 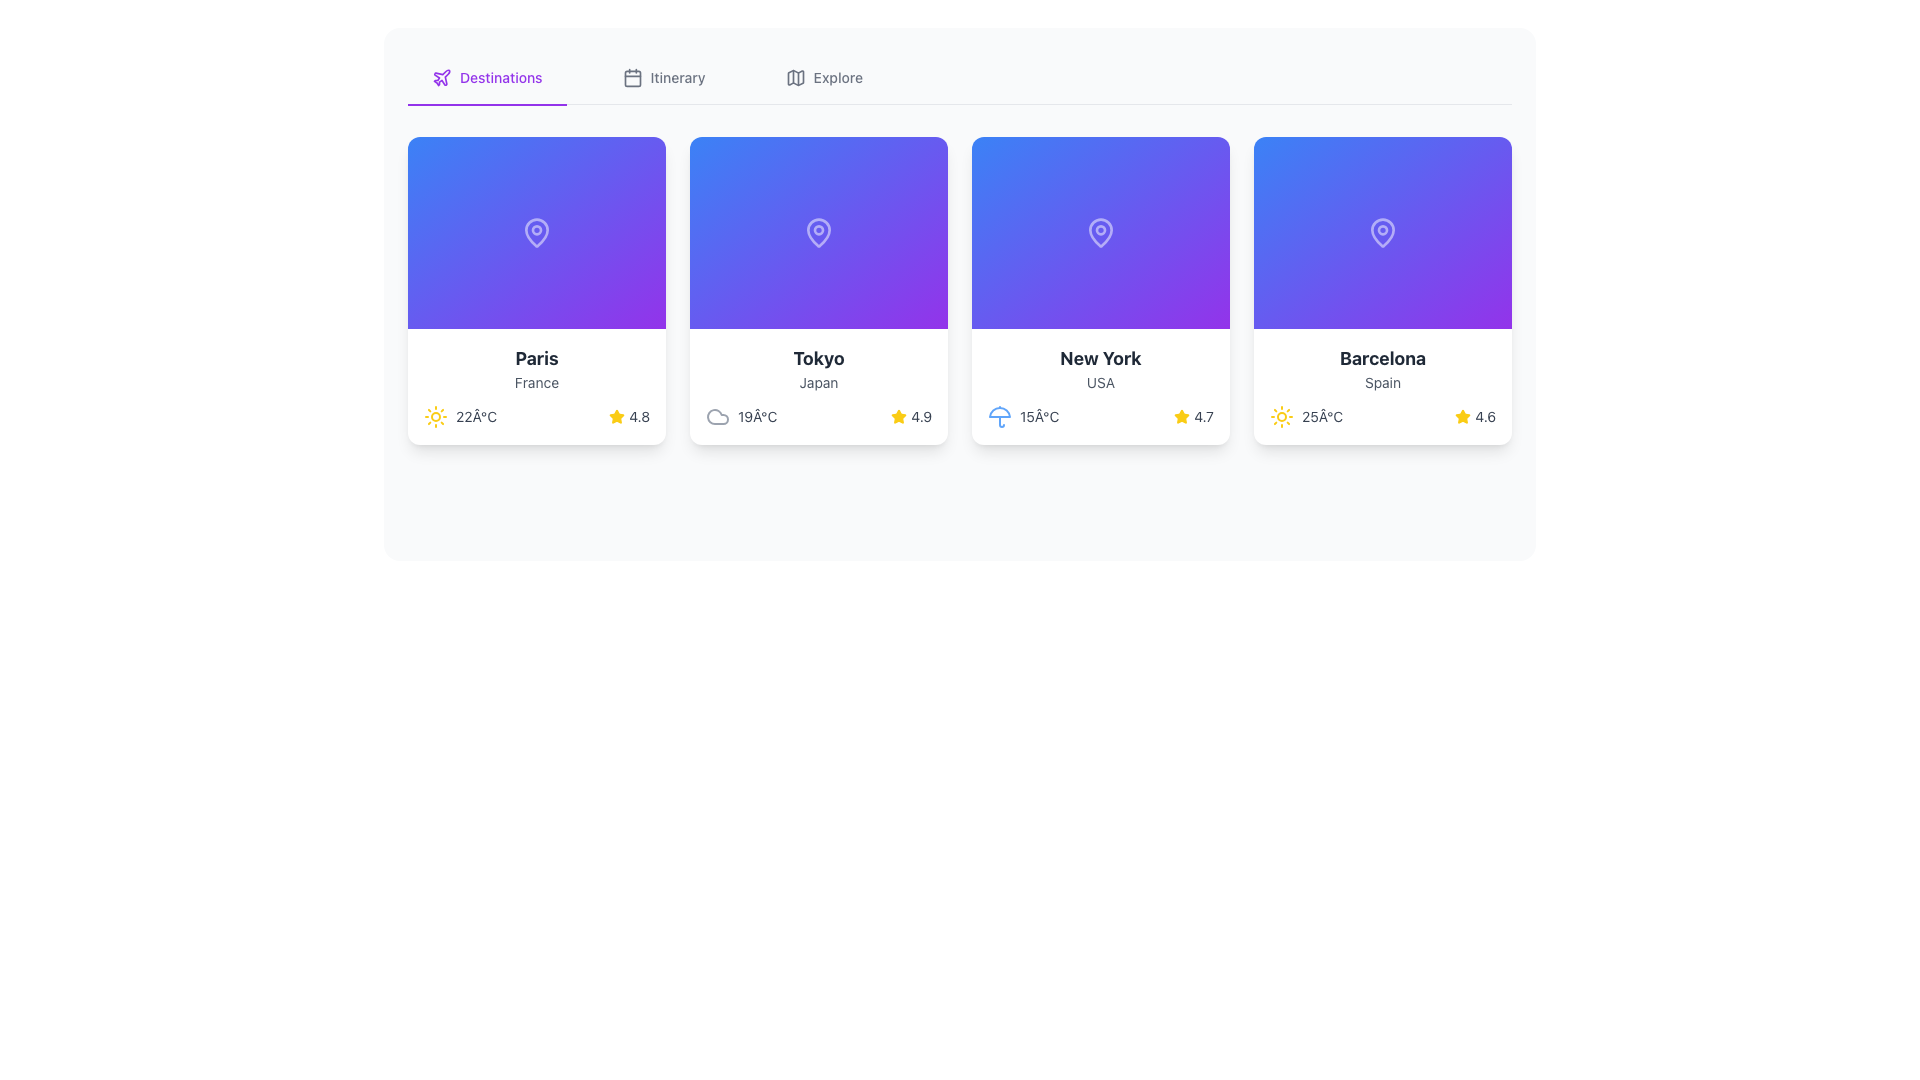 What do you see at coordinates (819, 230) in the screenshot?
I see `pin-shaped icon resembling a map marker with a hollow center and a gradient purple background located in the Tokyo card section` at bounding box center [819, 230].